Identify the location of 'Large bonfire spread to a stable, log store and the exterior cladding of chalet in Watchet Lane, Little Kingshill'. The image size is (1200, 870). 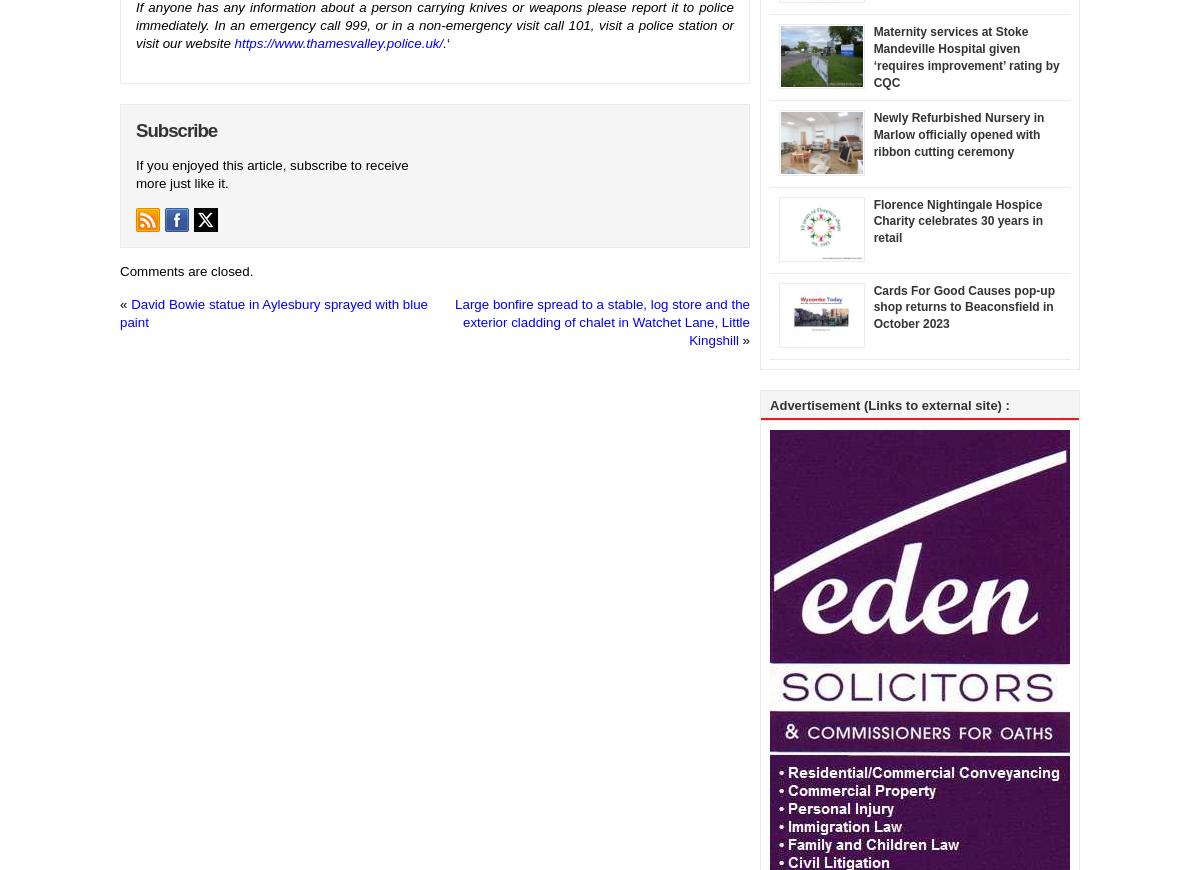
(602, 322).